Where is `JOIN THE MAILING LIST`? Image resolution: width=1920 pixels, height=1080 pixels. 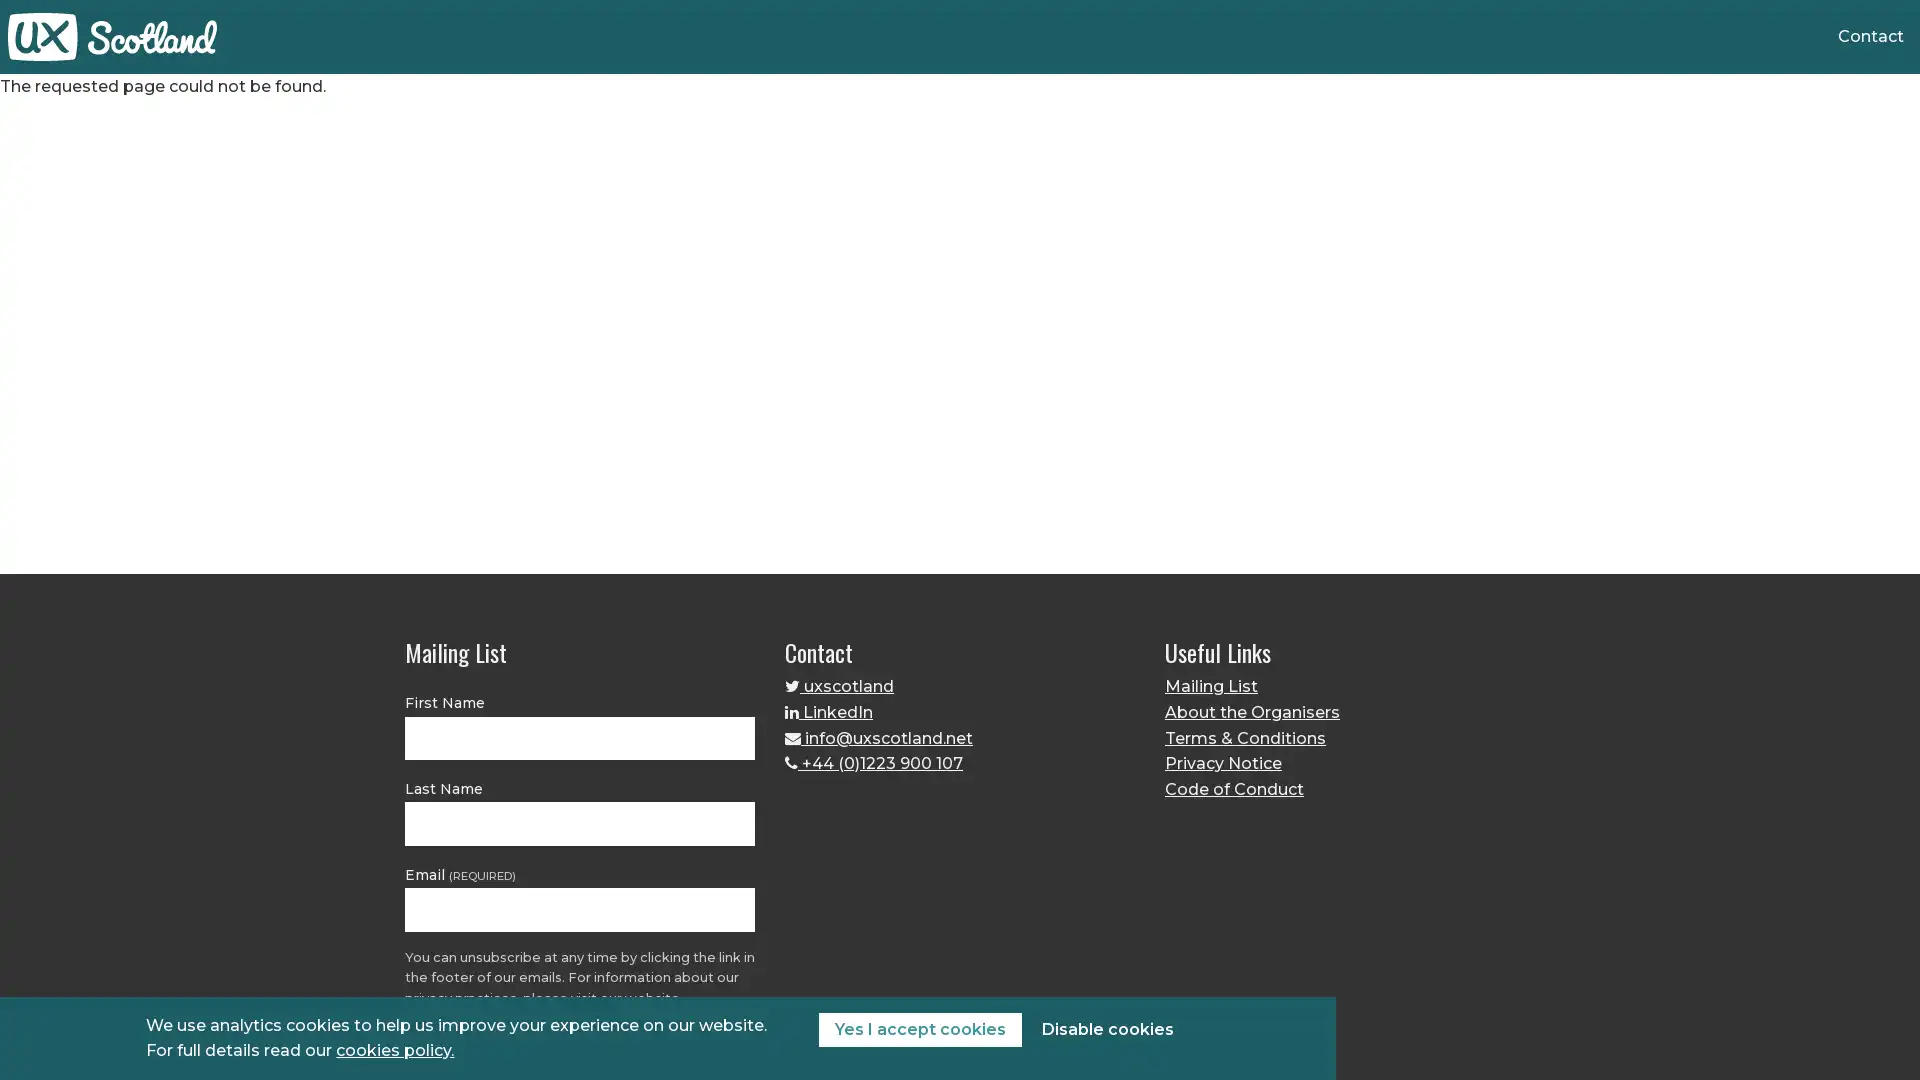 JOIN THE MAILING LIST is located at coordinates (507, 1035).